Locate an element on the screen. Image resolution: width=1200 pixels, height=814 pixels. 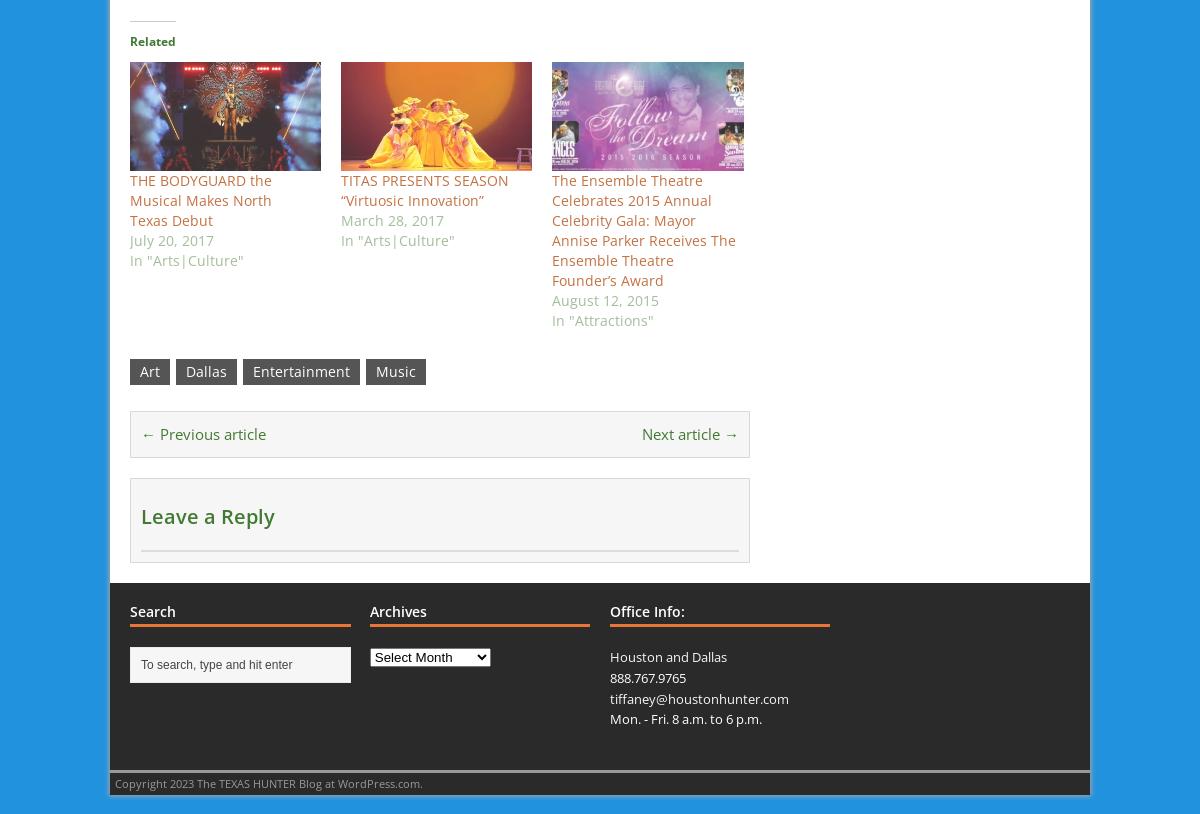
'tiffaney@houstonhunter.com' is located at coordinates (698, 698).